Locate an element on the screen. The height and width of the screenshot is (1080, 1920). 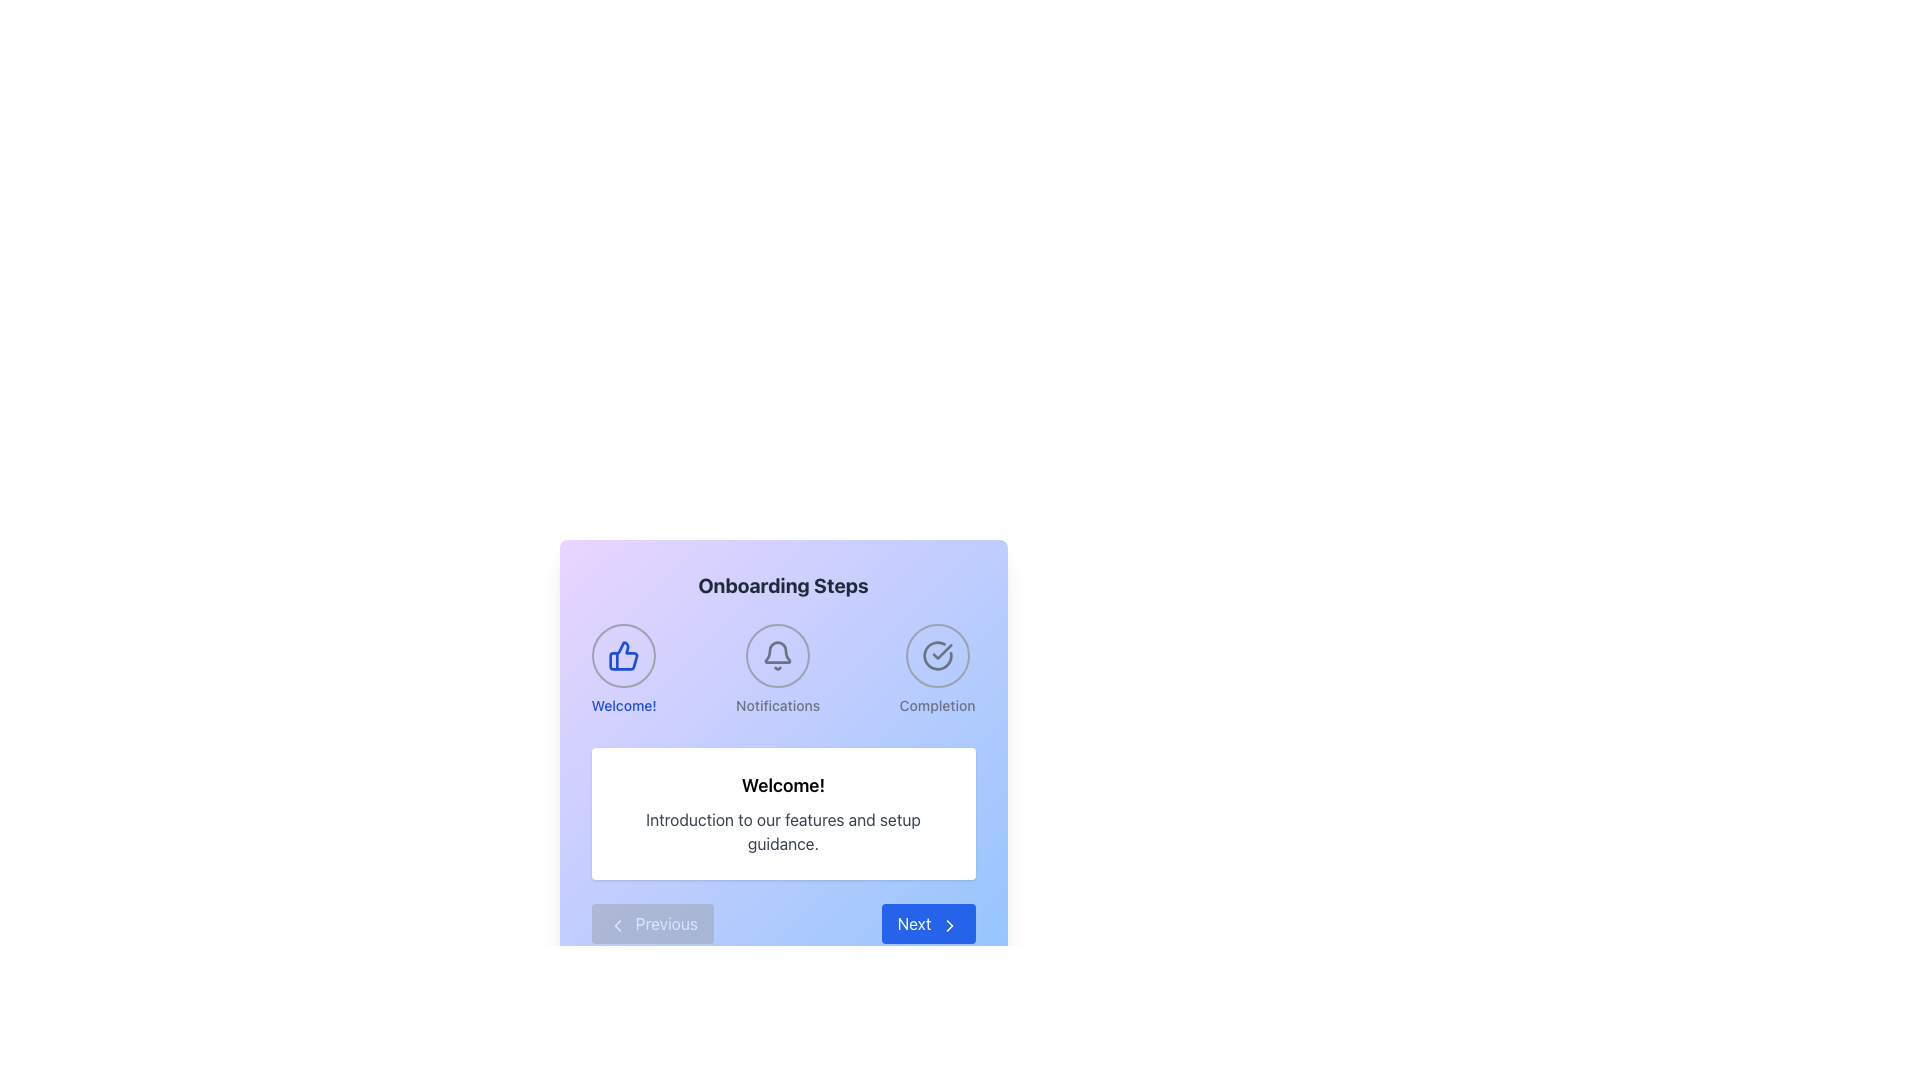
the curved segment of the SVG graphic located is located at coordinates (936, 655).